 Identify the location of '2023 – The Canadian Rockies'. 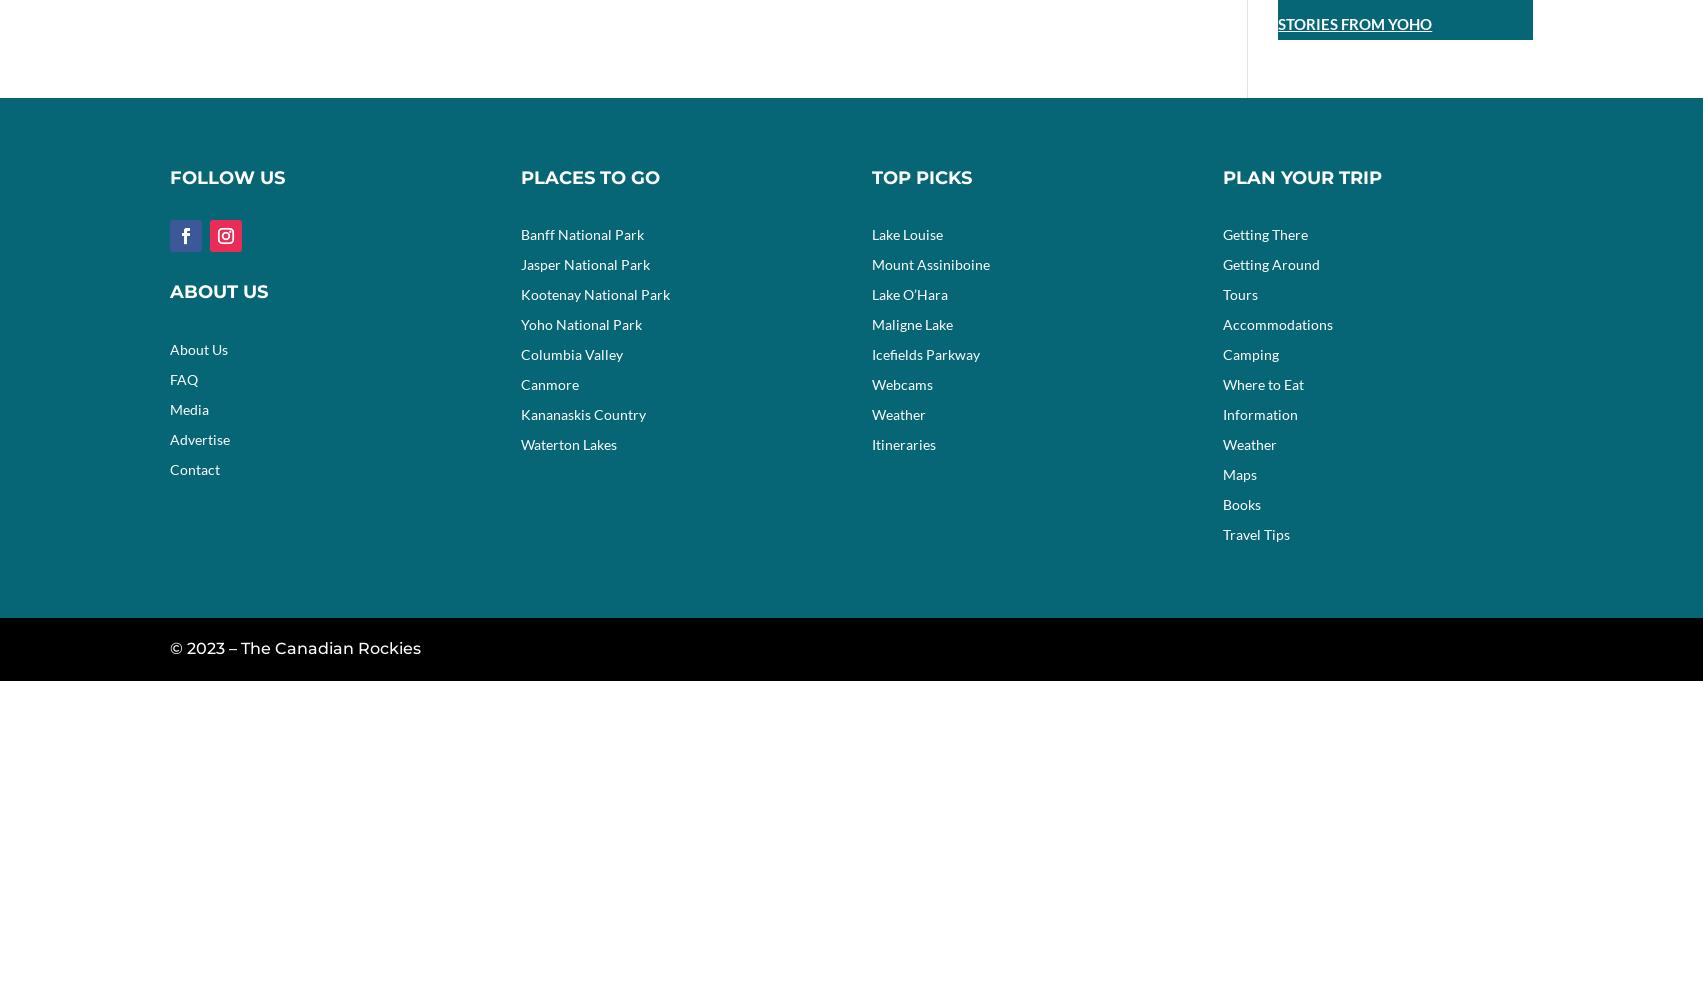
(302, 648).